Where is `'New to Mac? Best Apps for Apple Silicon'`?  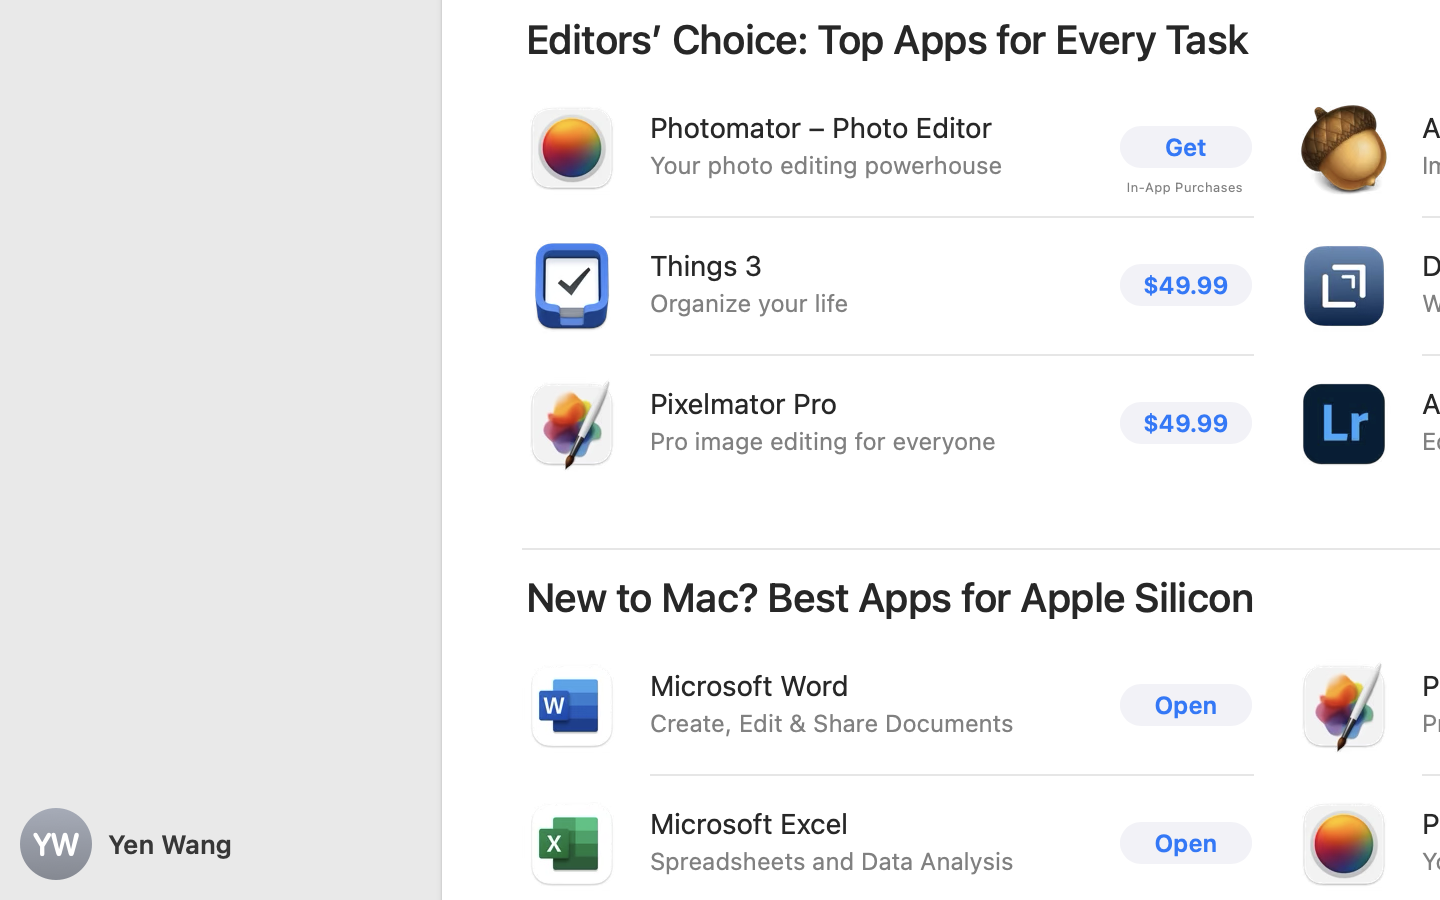
'New to Mac? Best Apps for Apple Silicon' is located at coordinates (889, 597).